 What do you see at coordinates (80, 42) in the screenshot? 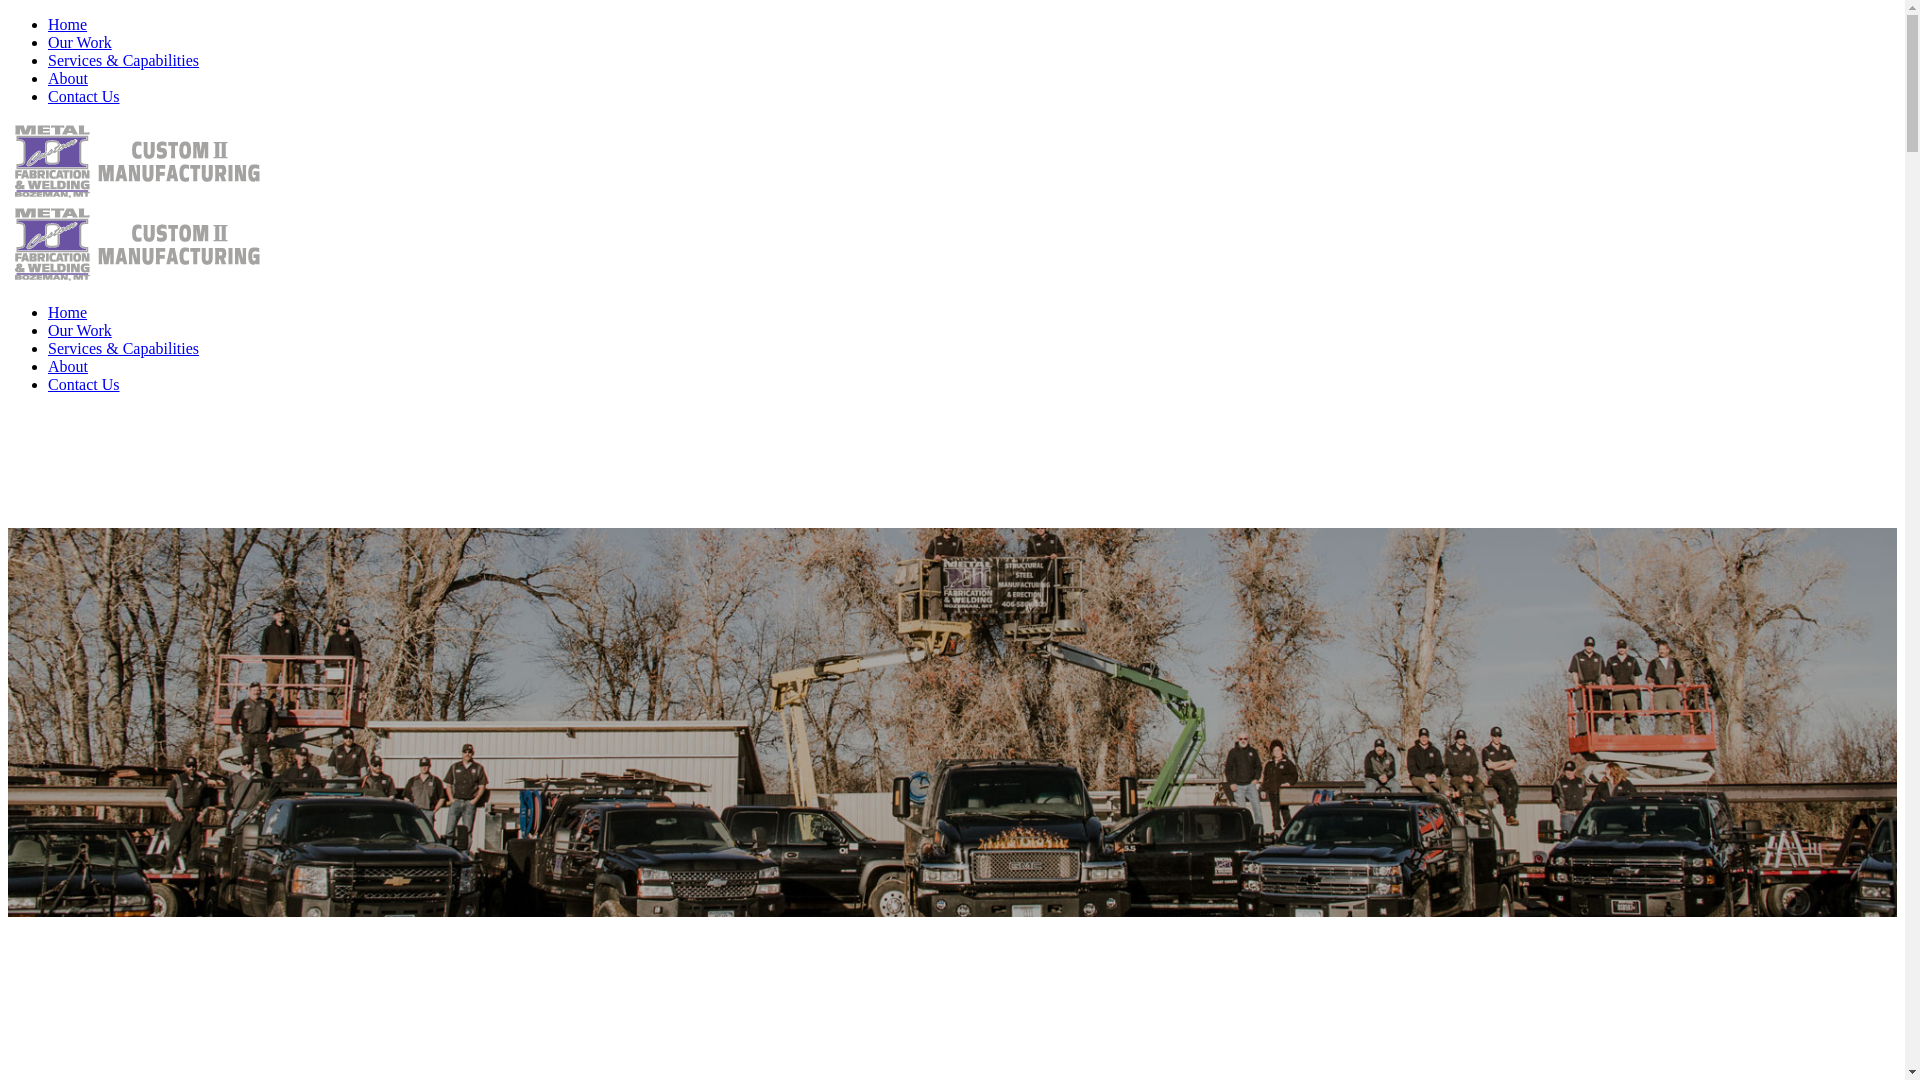
I see `'Our Work'` at bounding box center [80, 42].